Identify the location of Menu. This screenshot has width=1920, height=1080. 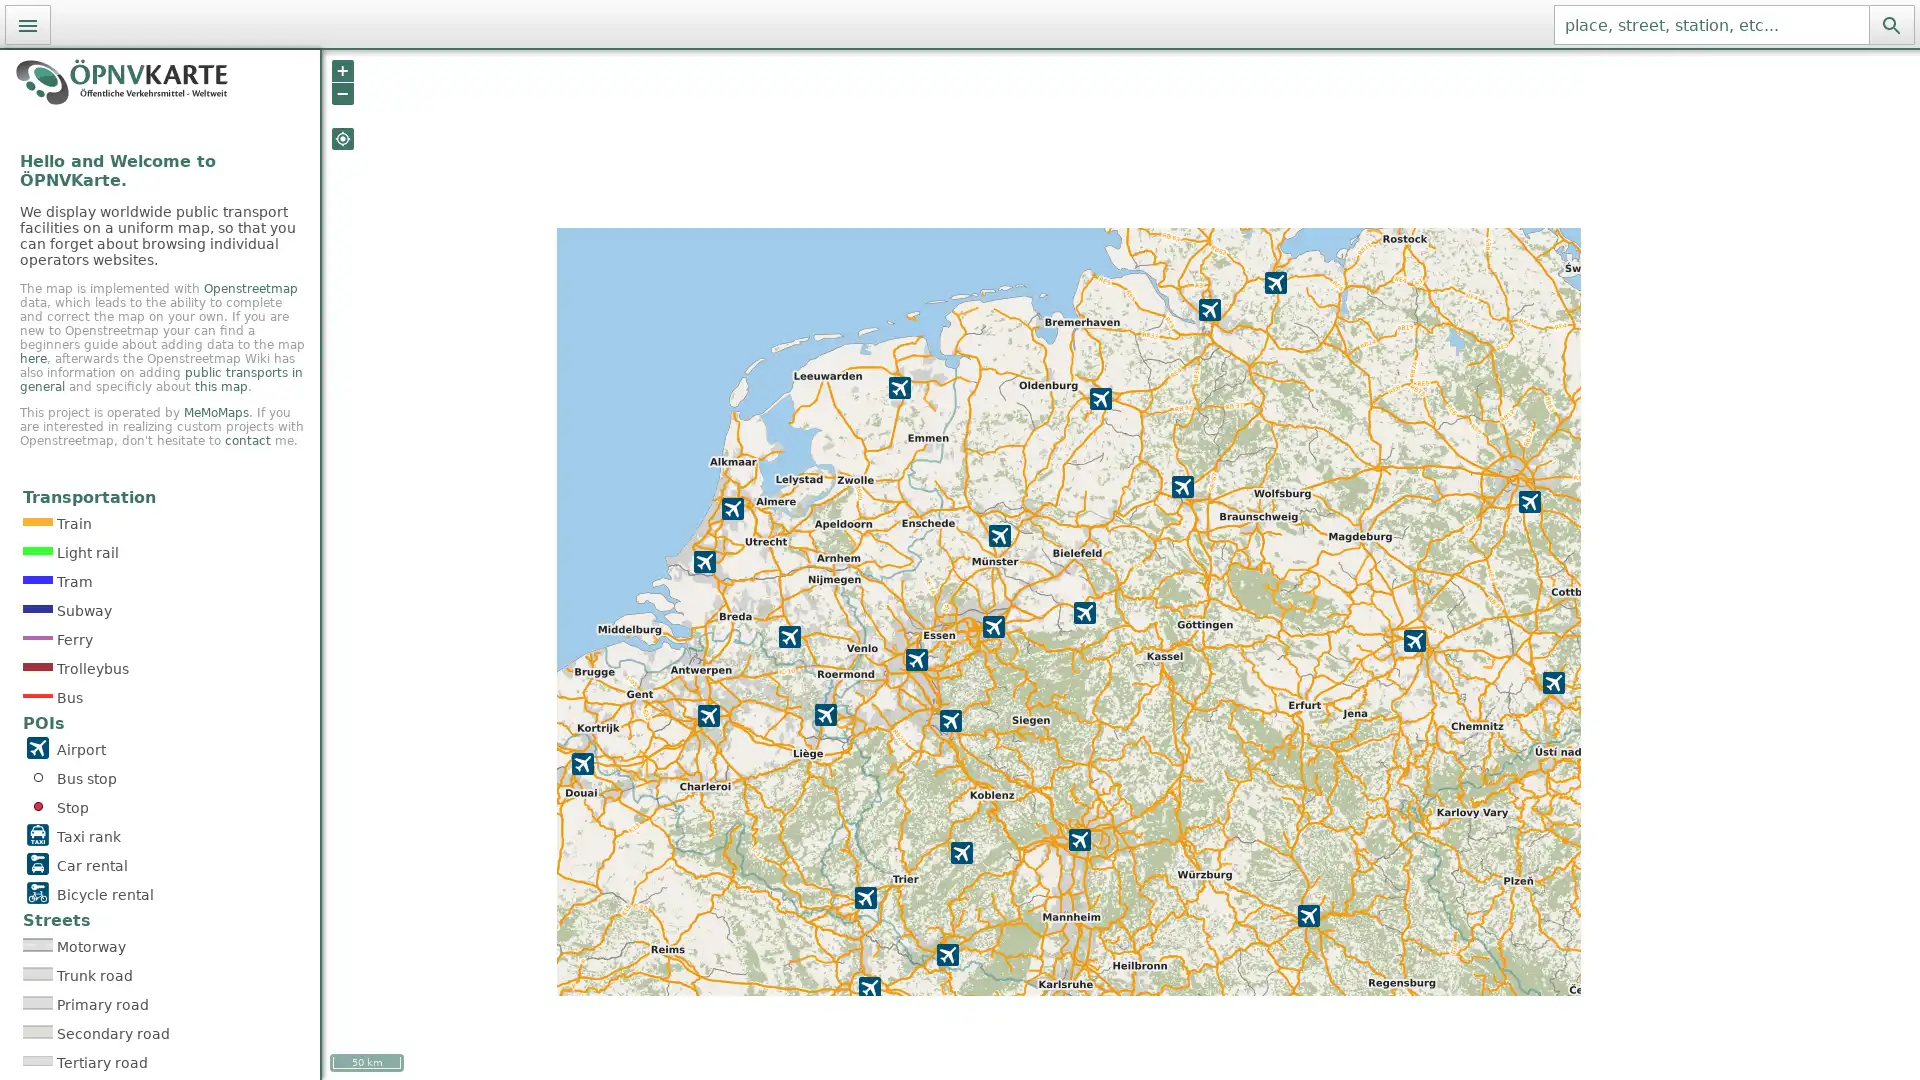
(28, 24).